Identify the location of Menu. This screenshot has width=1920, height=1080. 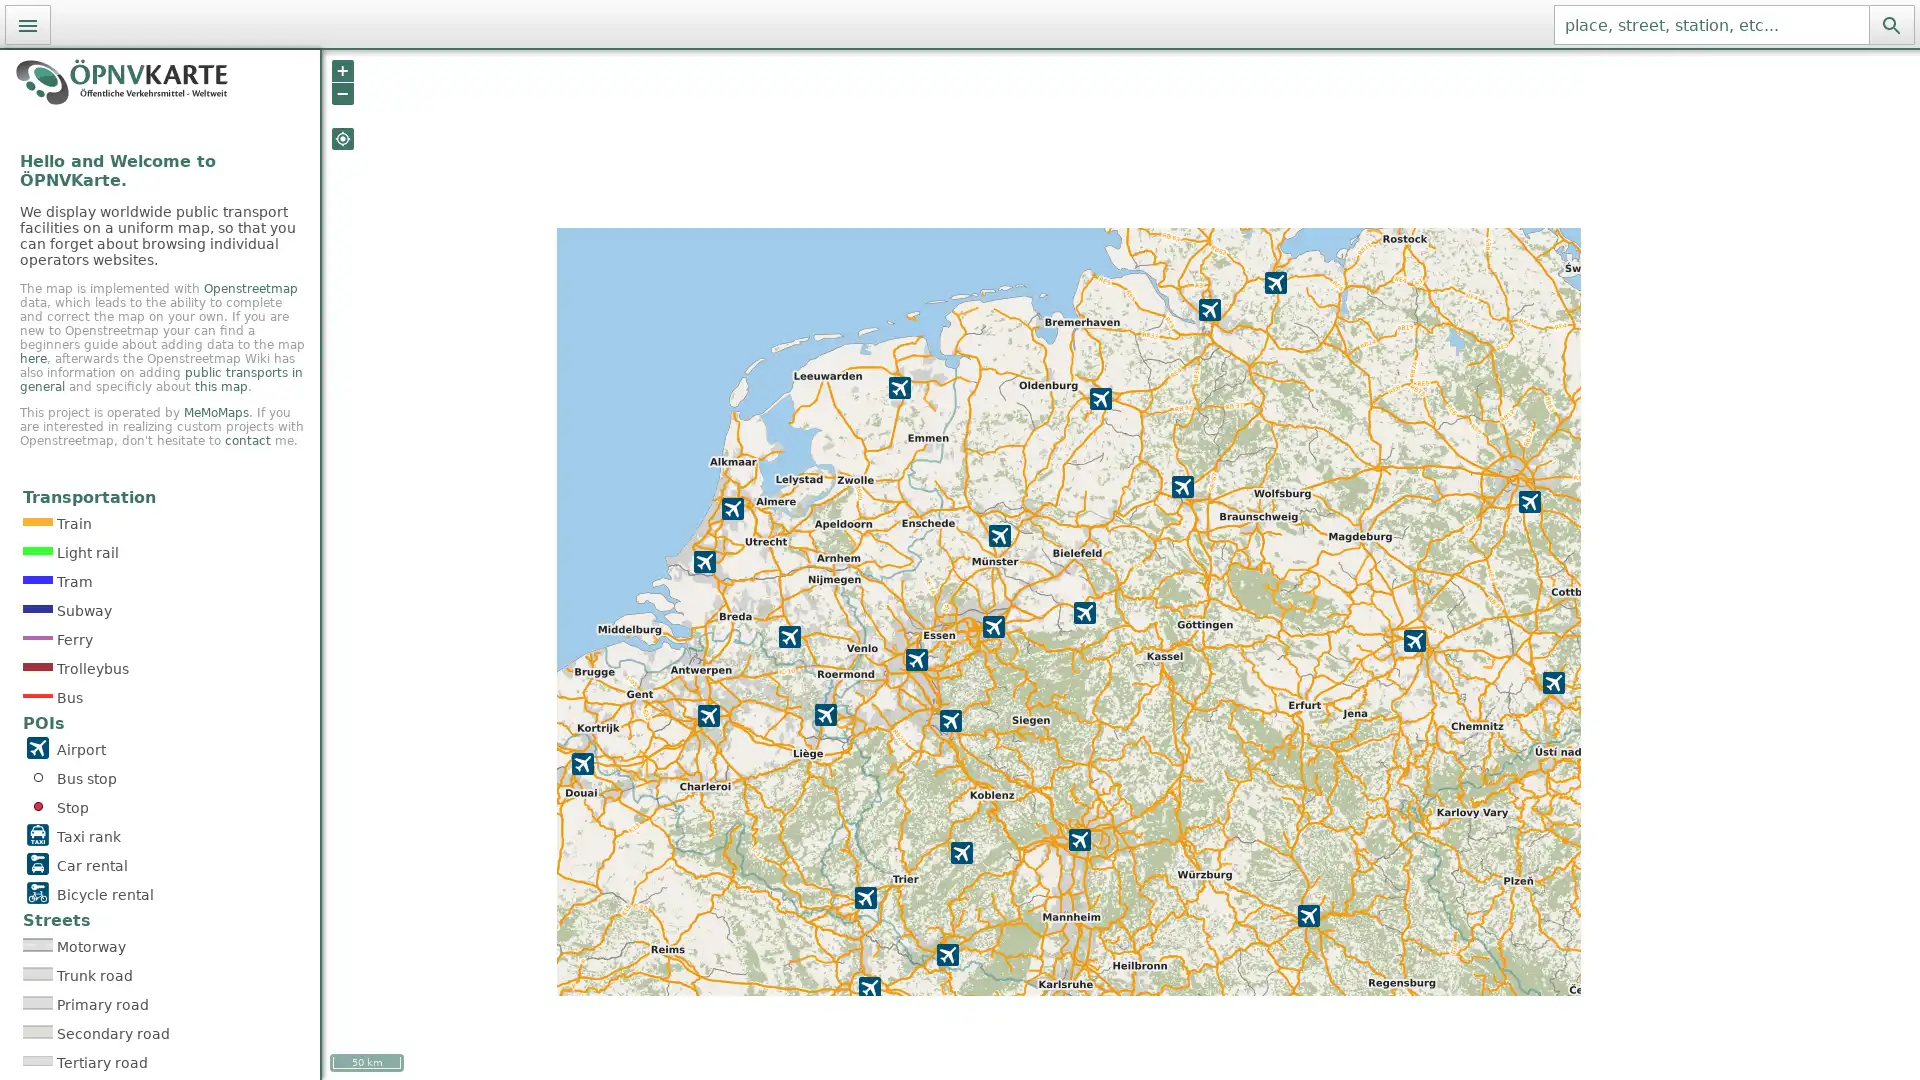
(28, 24).